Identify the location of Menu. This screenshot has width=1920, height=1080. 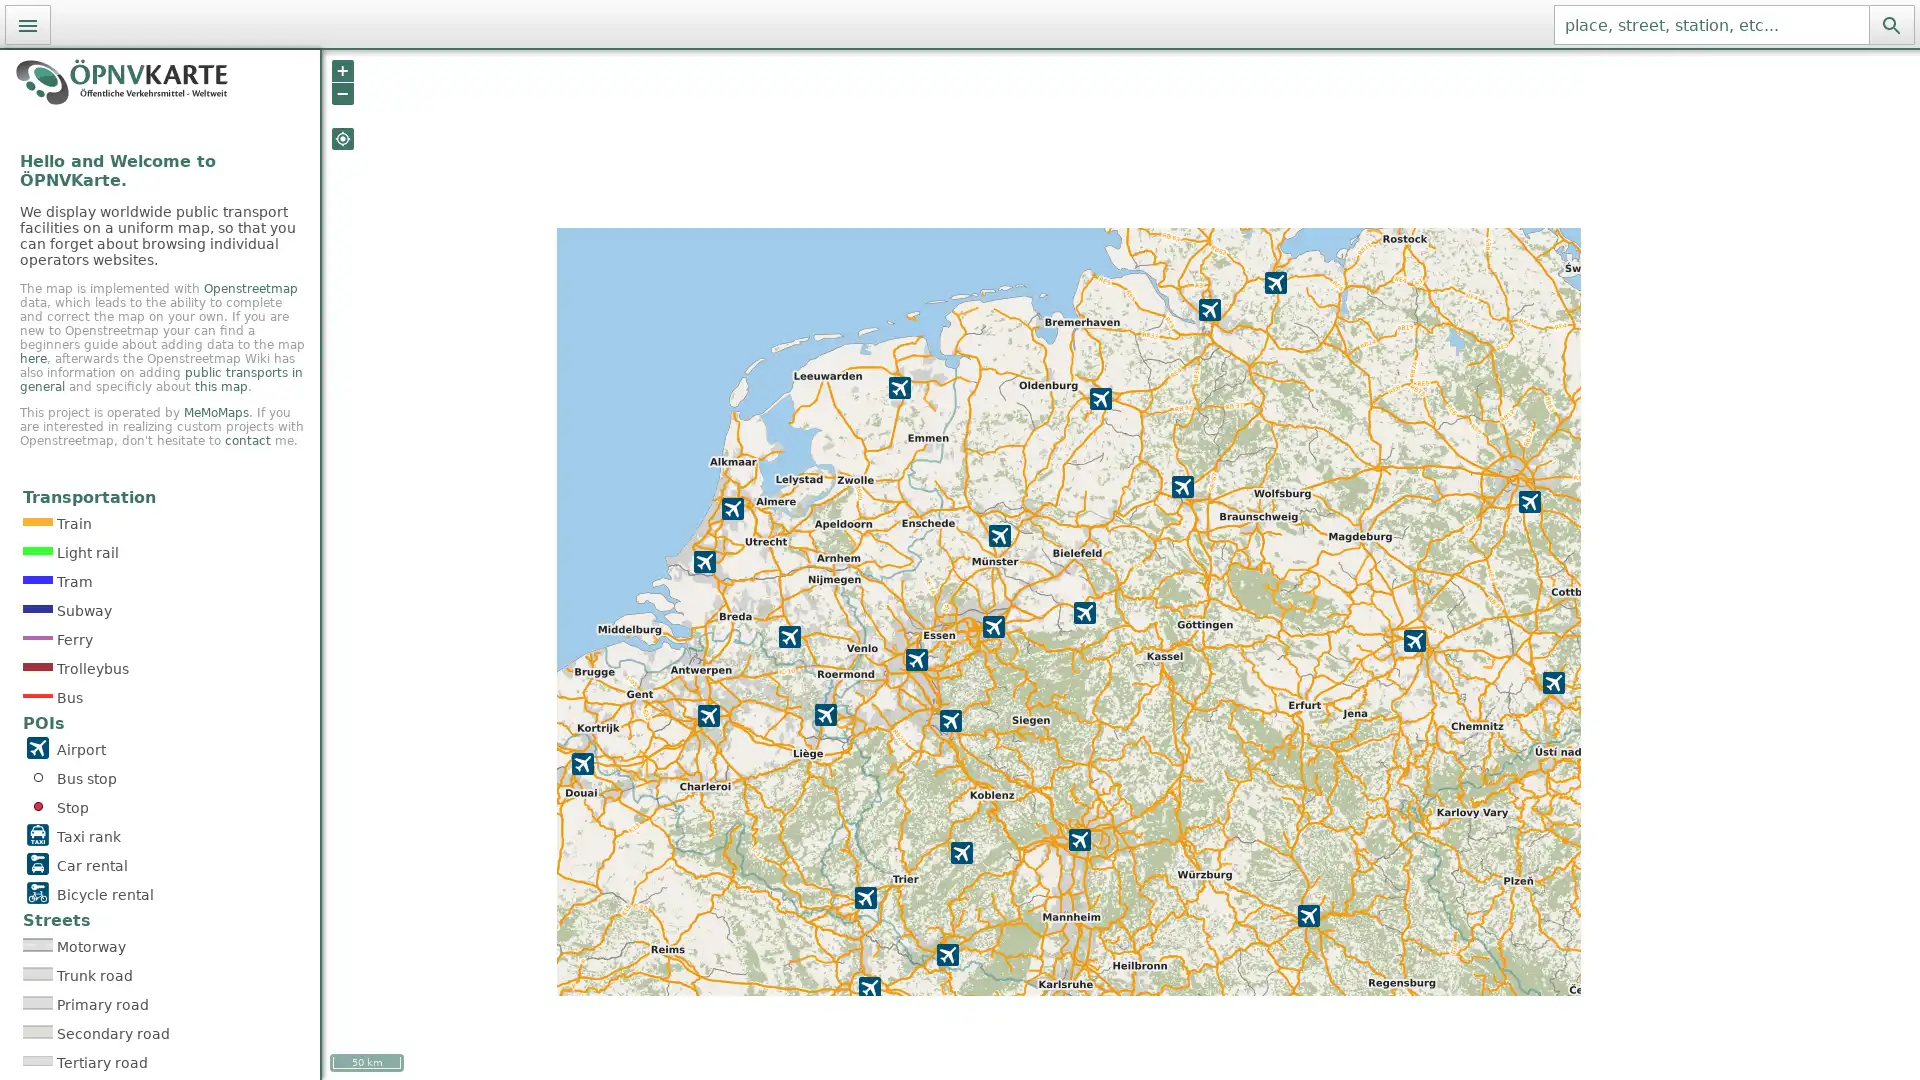
(28, 24).